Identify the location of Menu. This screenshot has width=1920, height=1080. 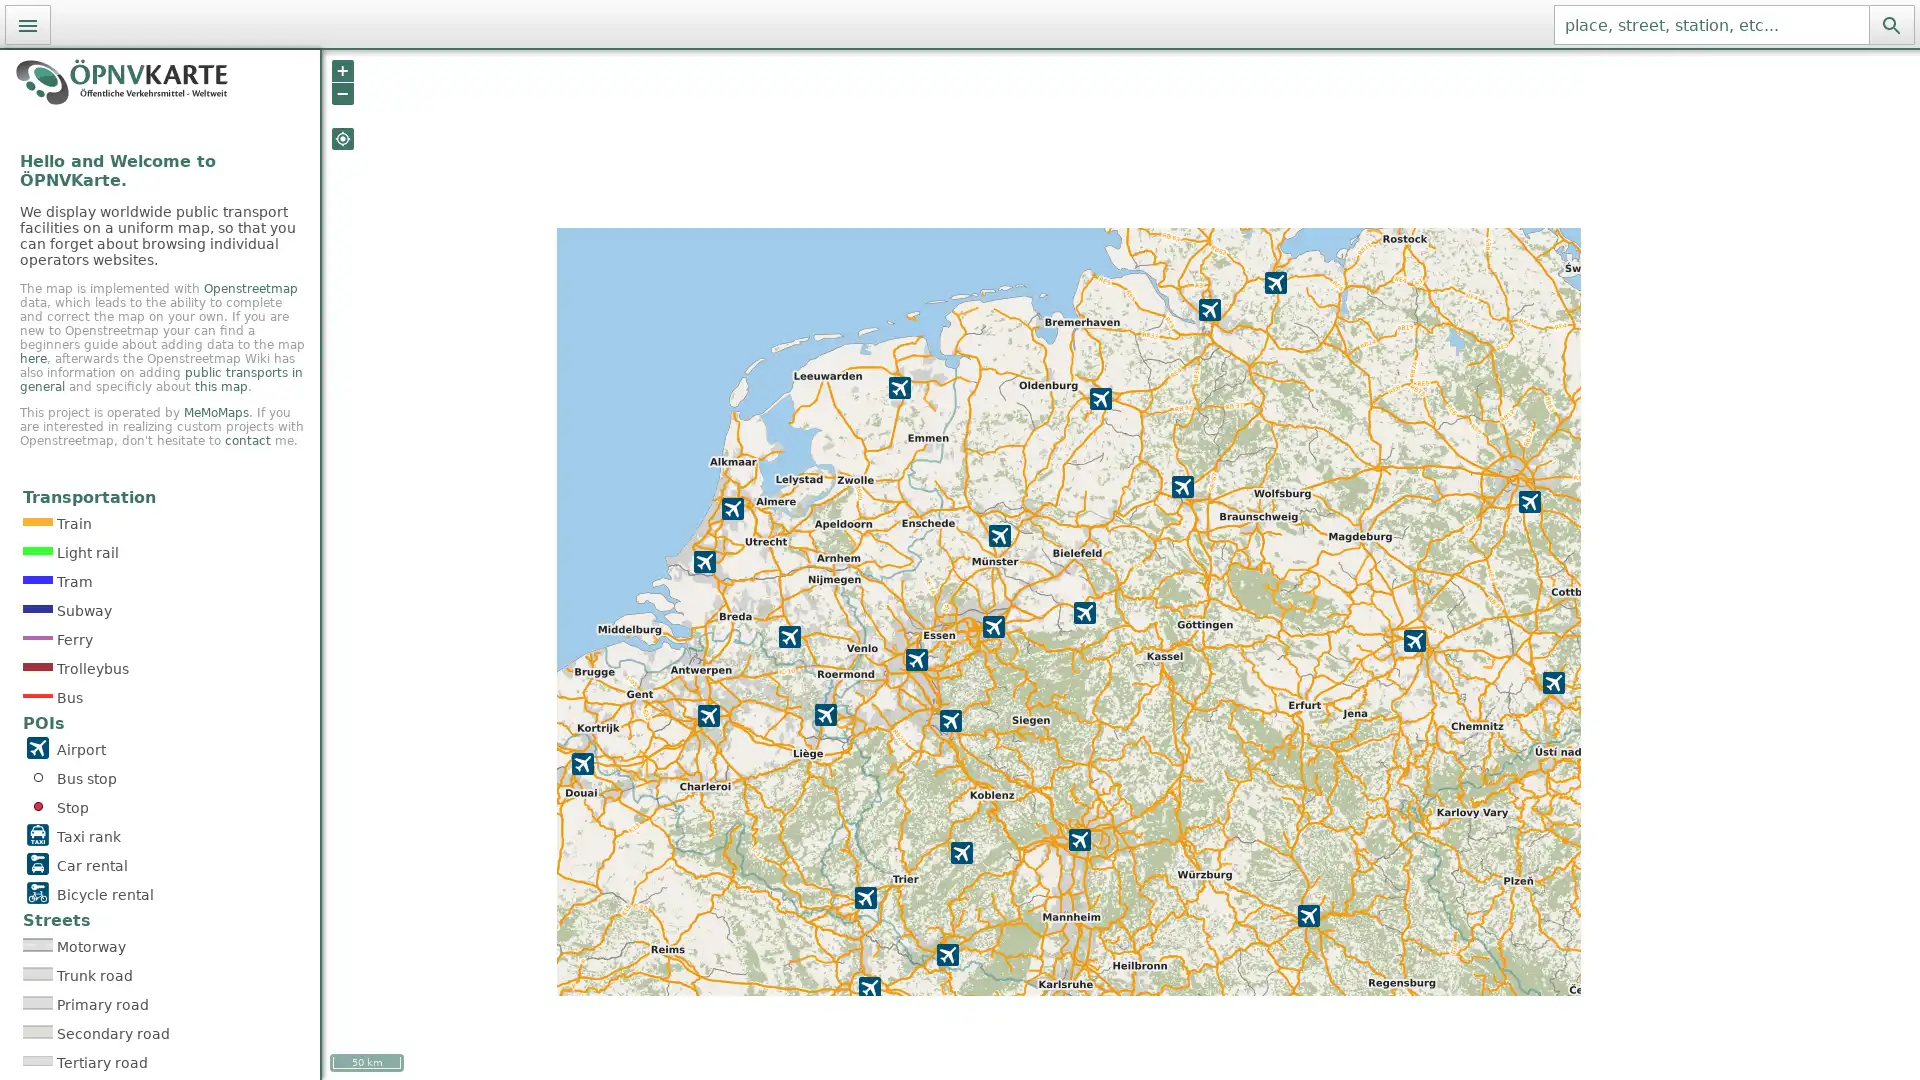
(28, 24).